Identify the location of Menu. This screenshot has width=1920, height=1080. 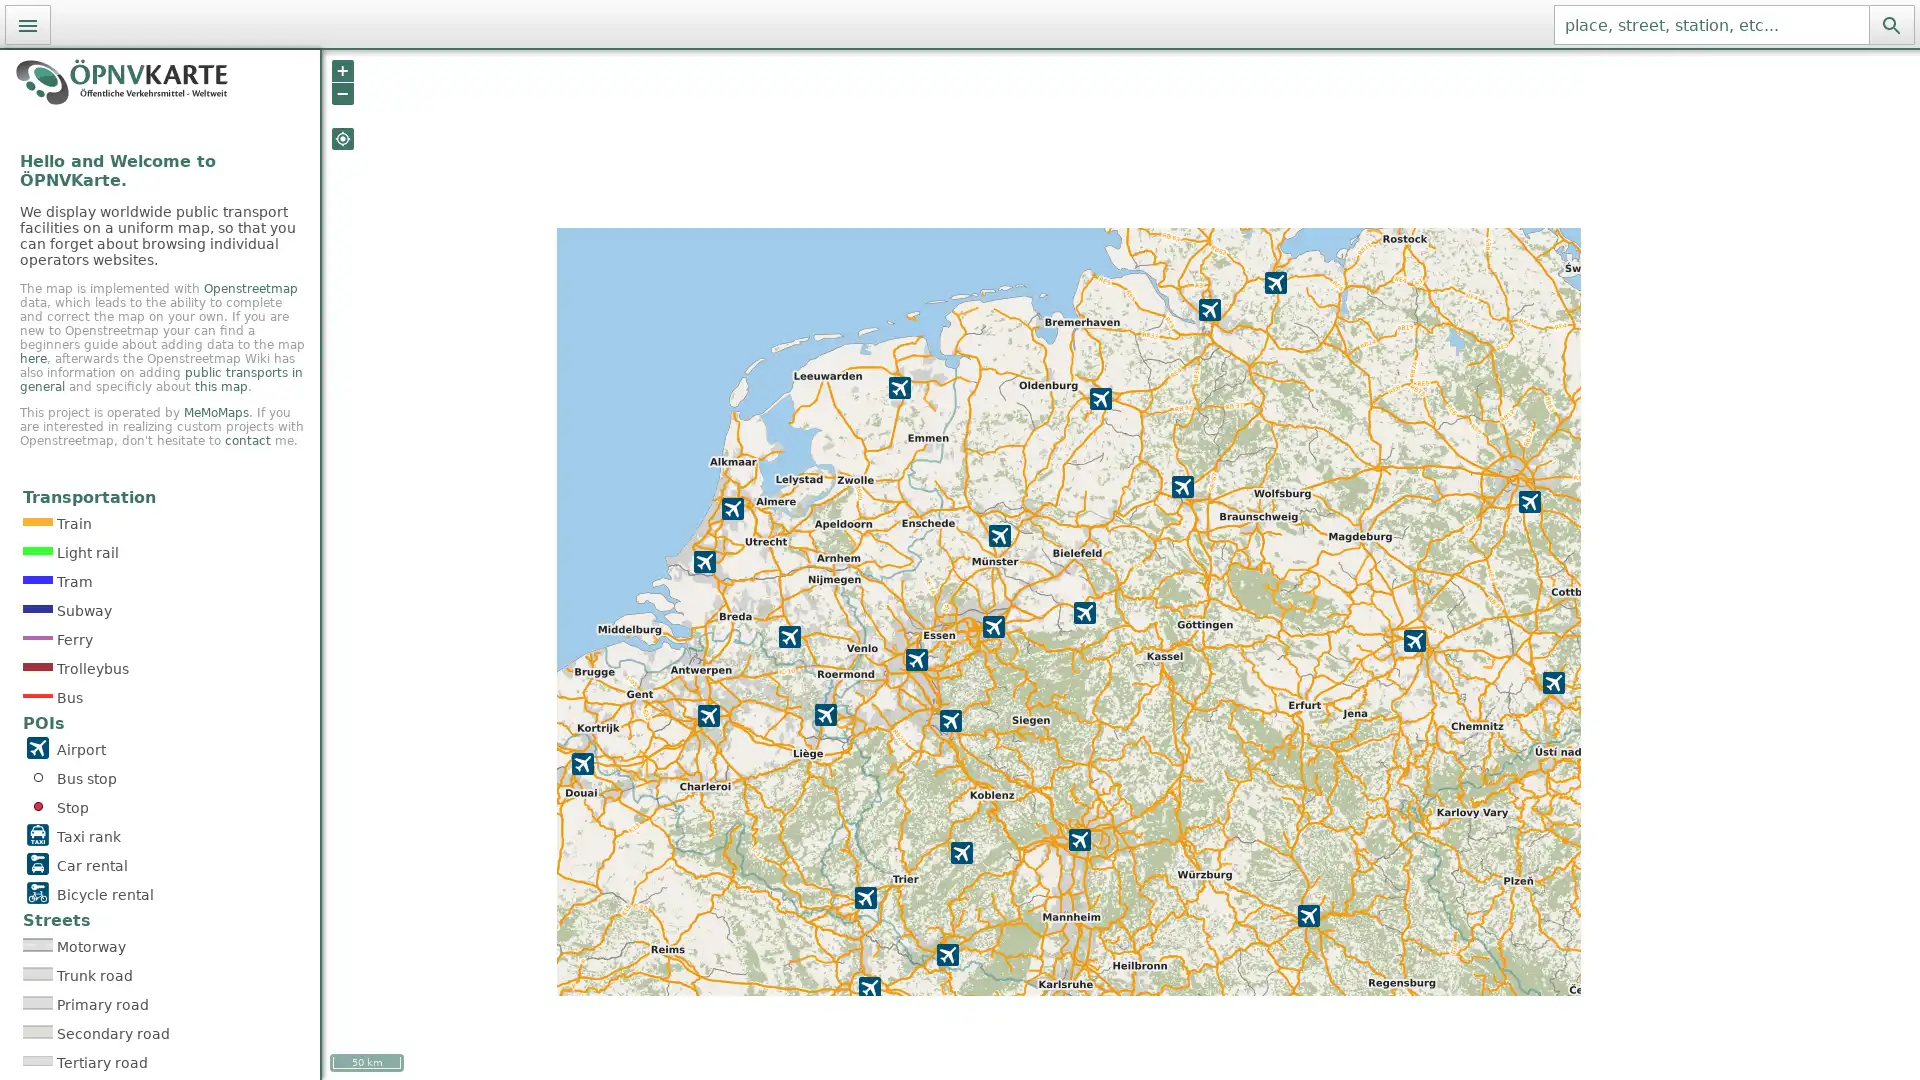
(28, 24).